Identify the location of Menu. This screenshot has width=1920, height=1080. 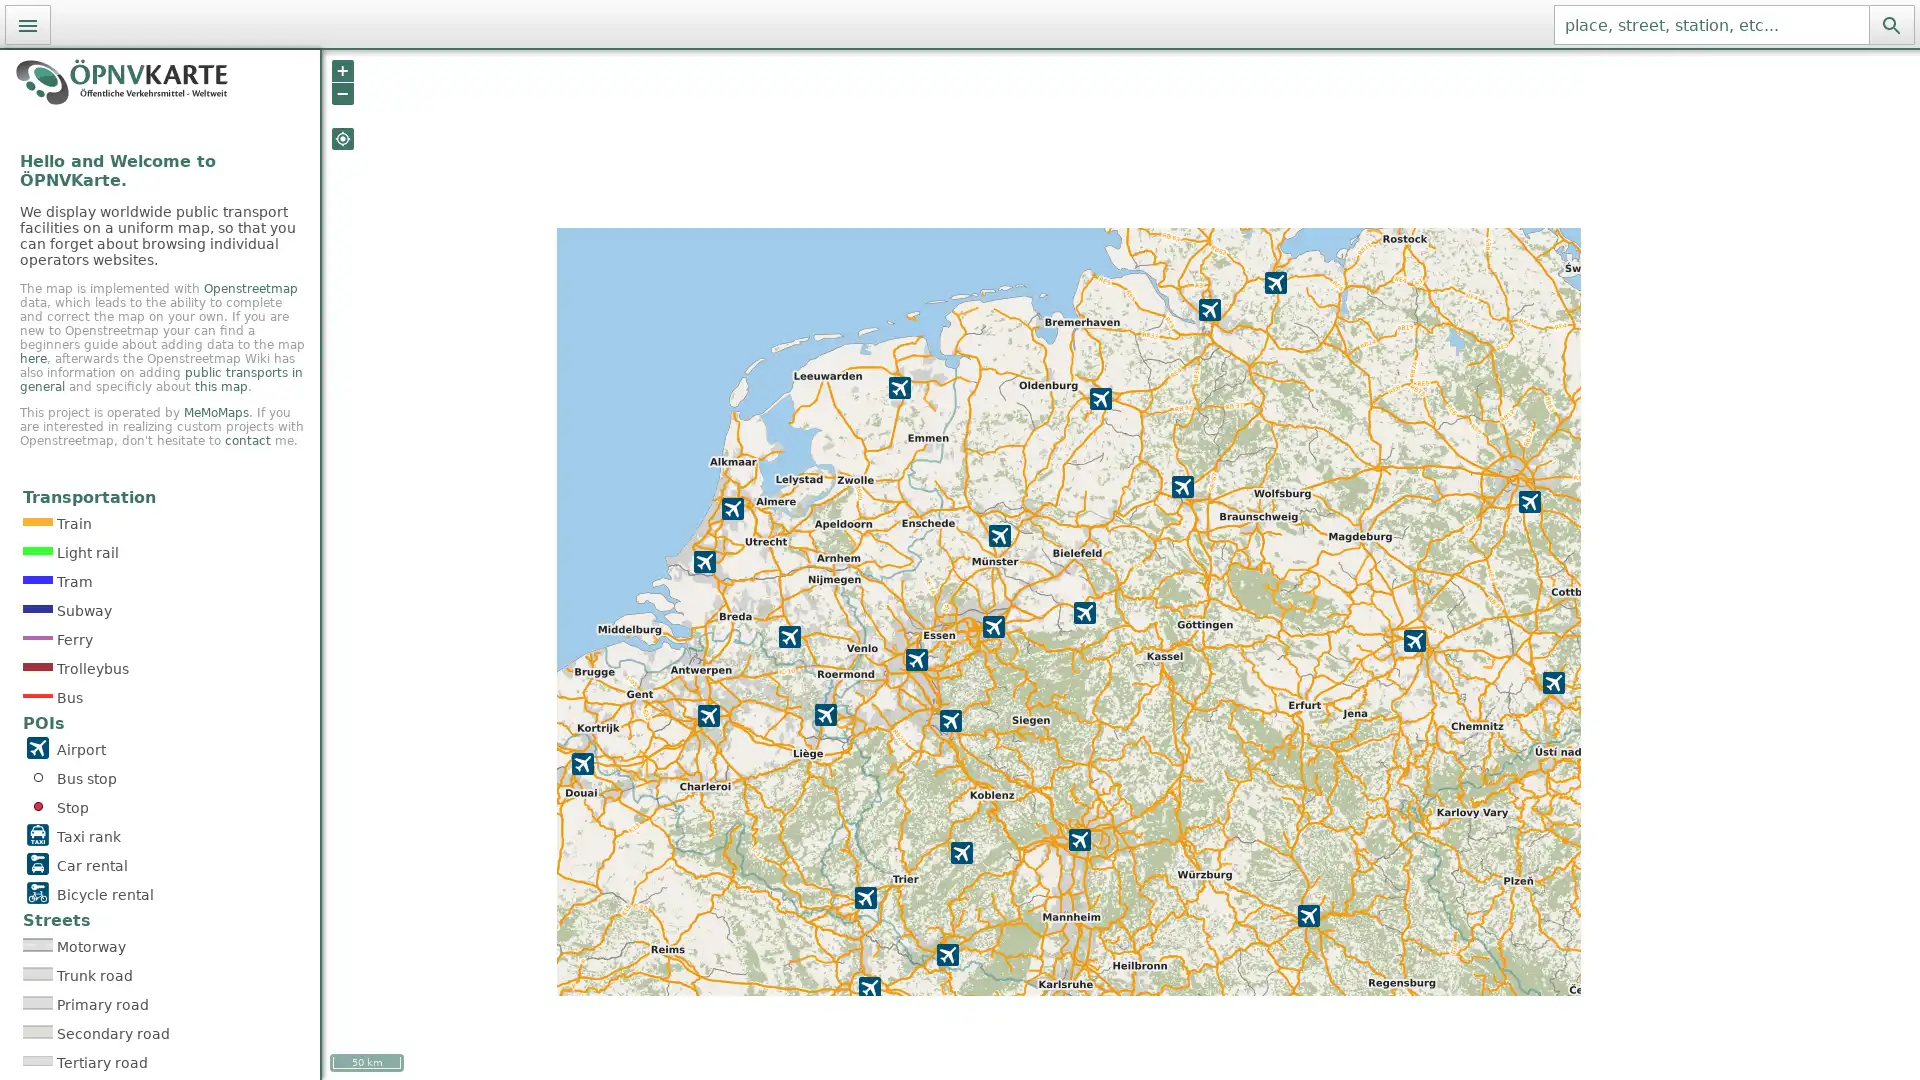
(28, 24).